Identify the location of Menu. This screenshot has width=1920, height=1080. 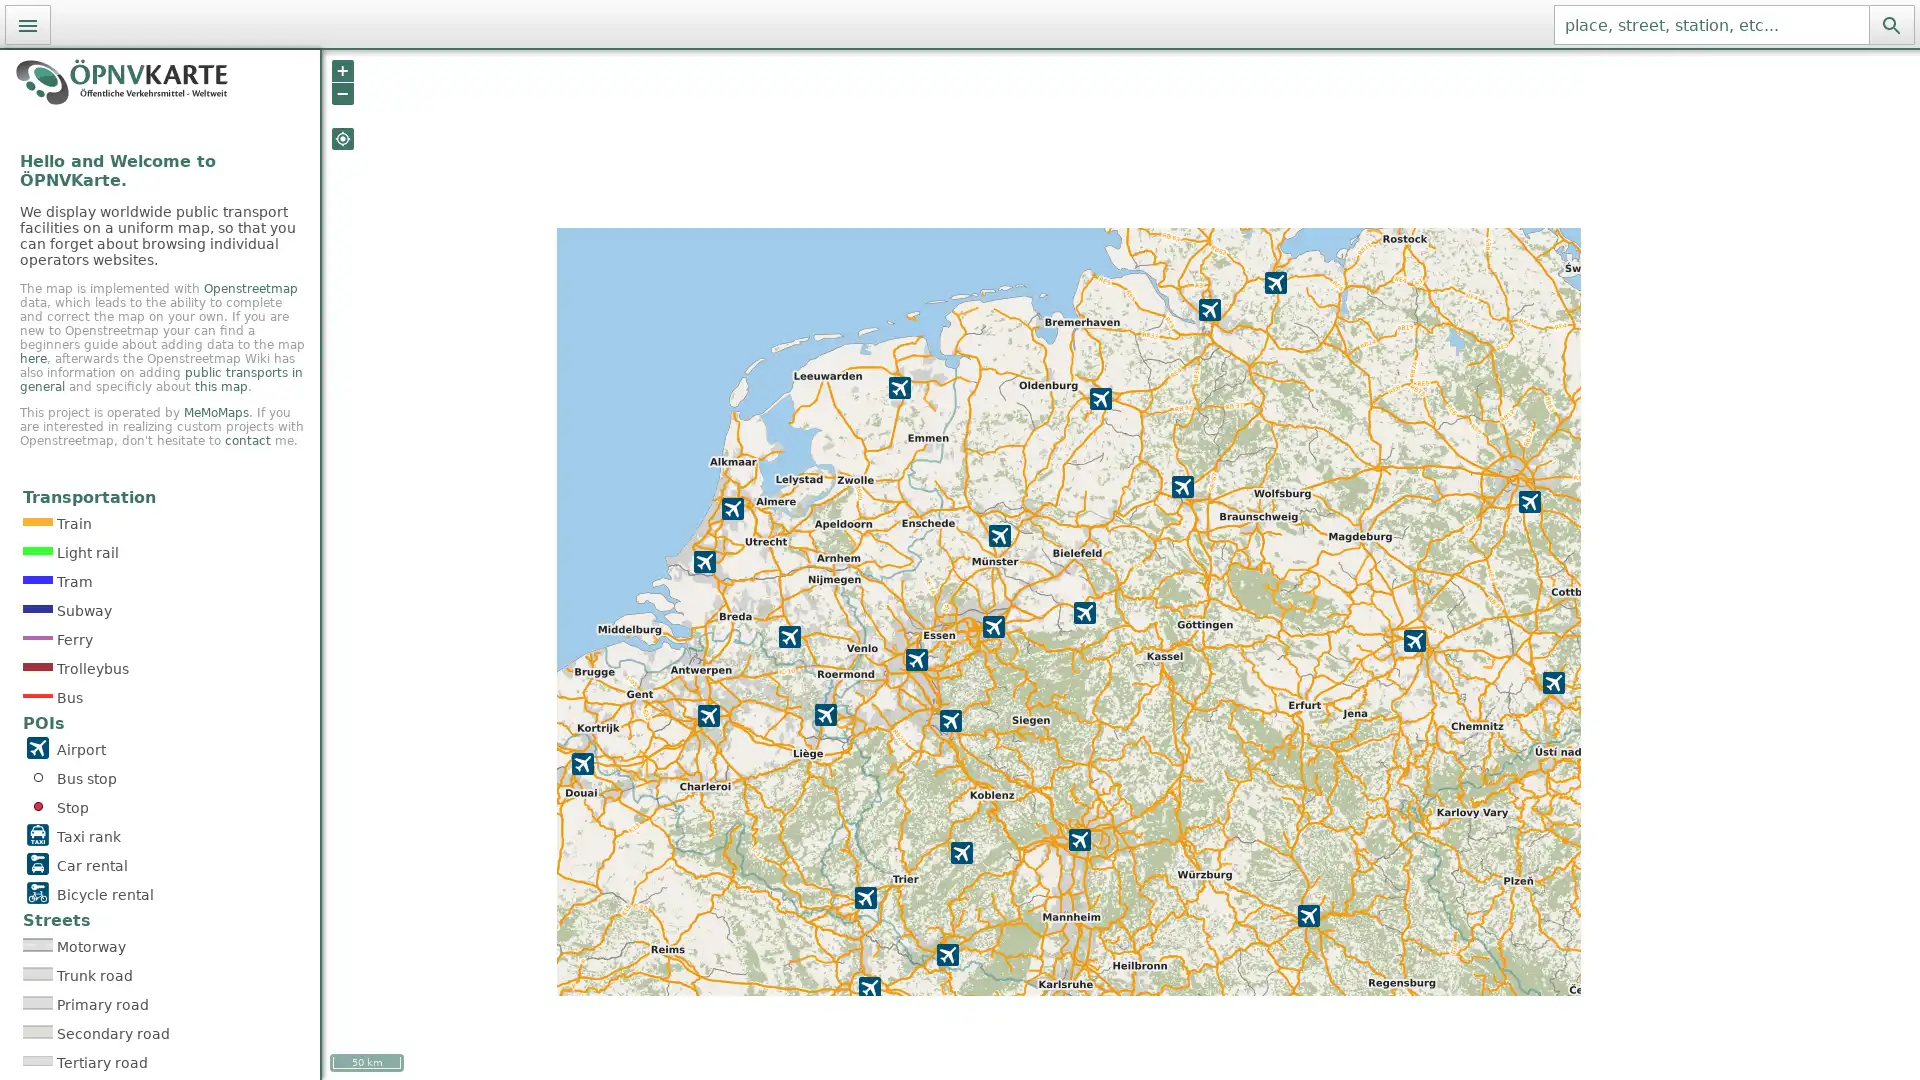
(28, 24).